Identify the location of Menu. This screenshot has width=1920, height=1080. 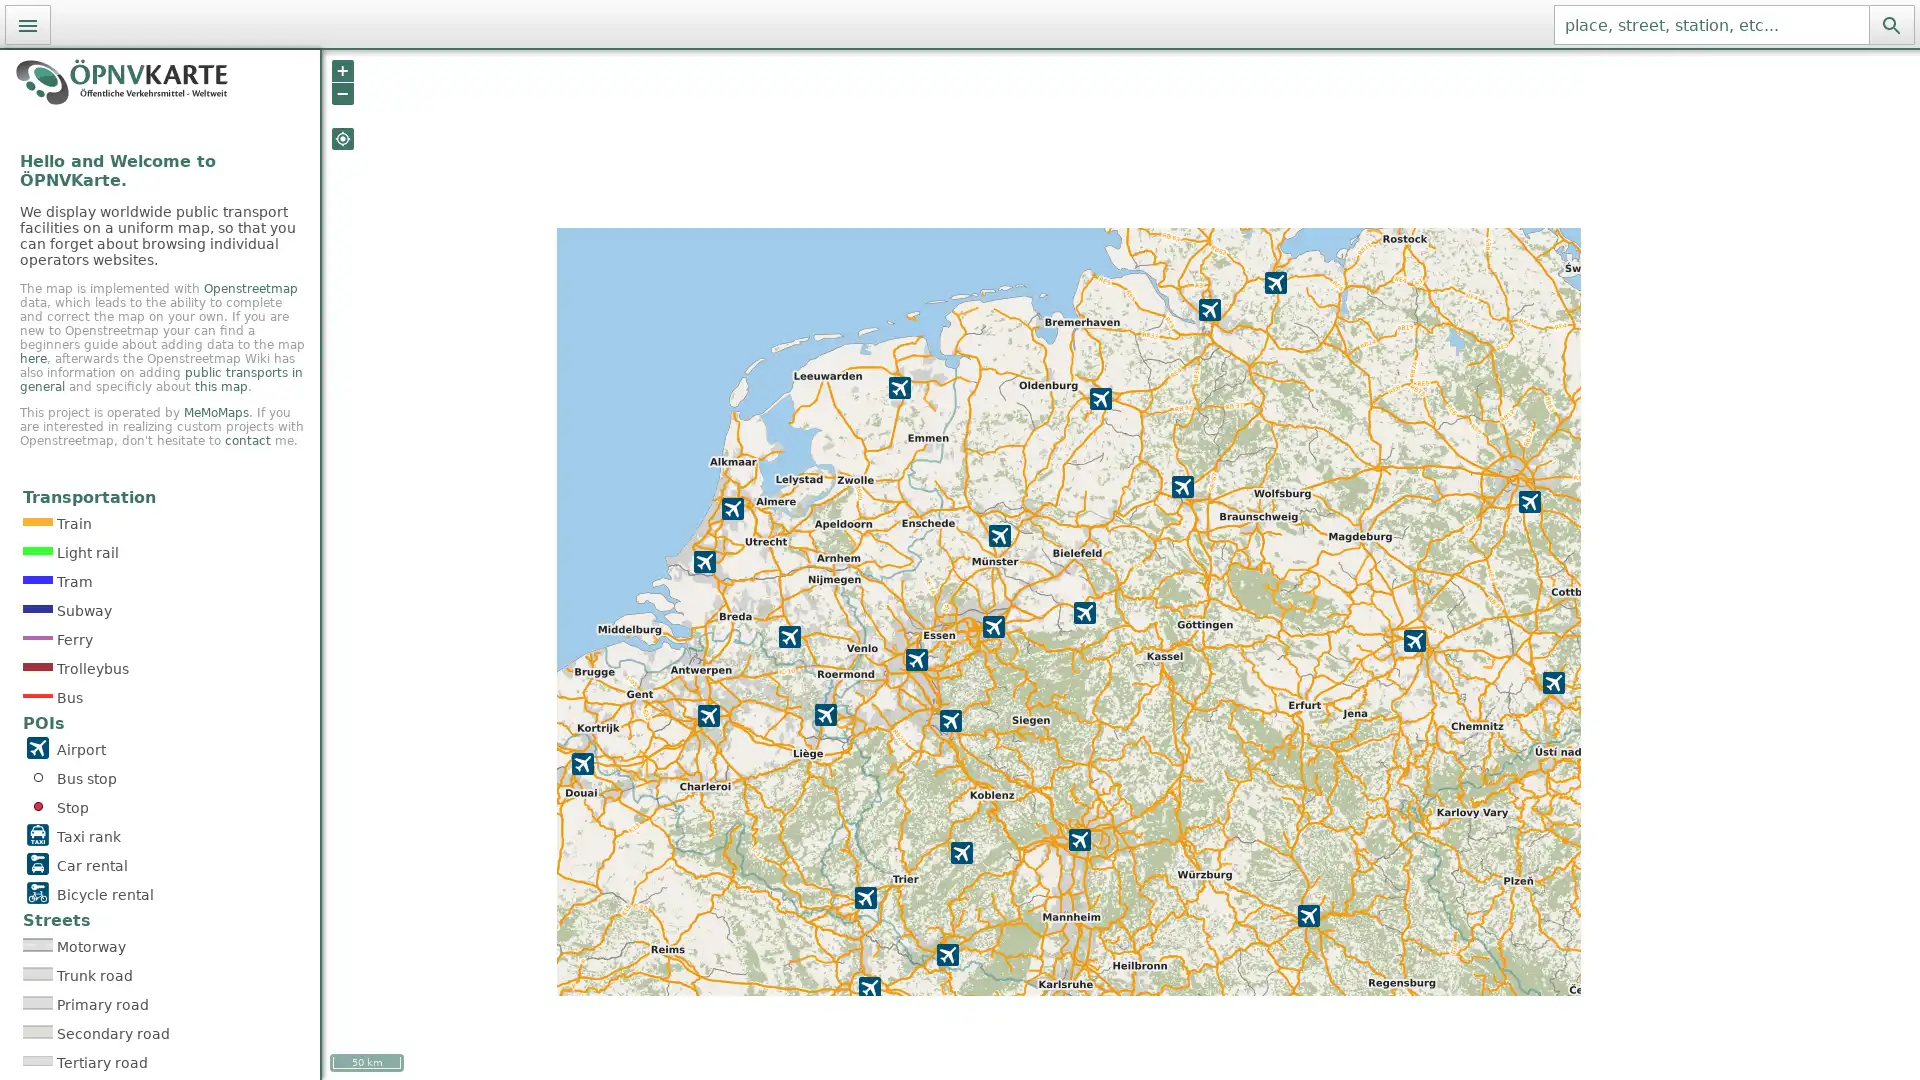
(28, 24).